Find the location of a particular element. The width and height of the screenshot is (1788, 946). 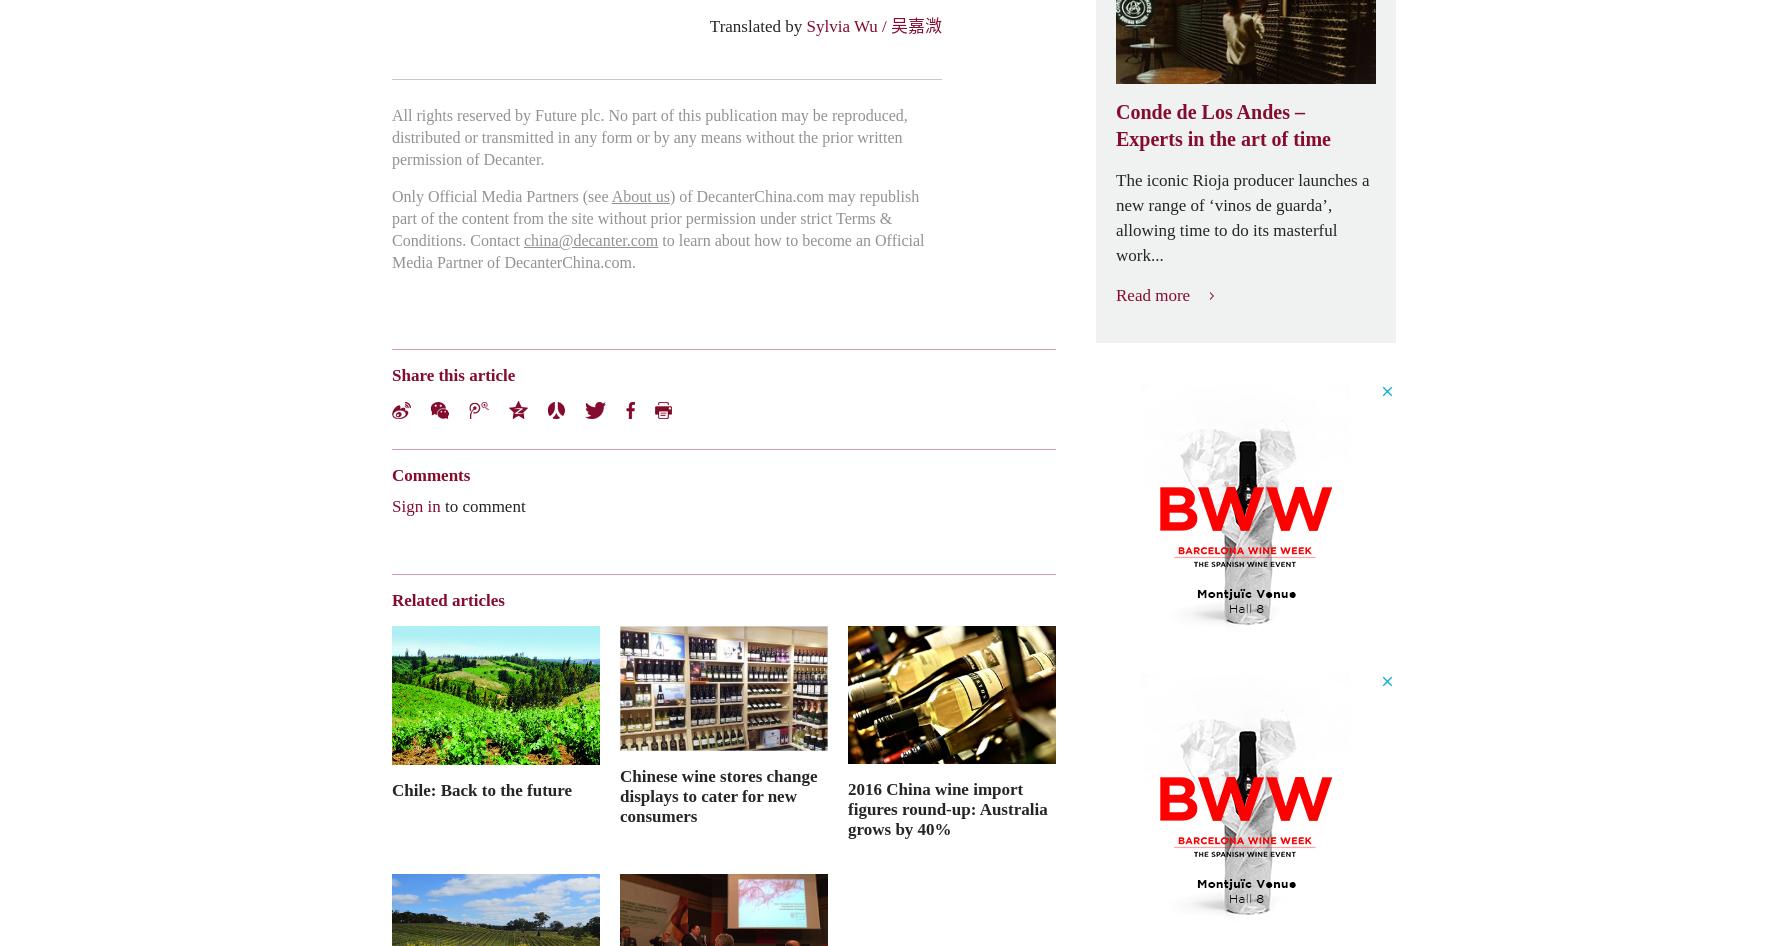

'Chinese wine stores change displays to cater for new consumers' is located at coordinates (620, 795).